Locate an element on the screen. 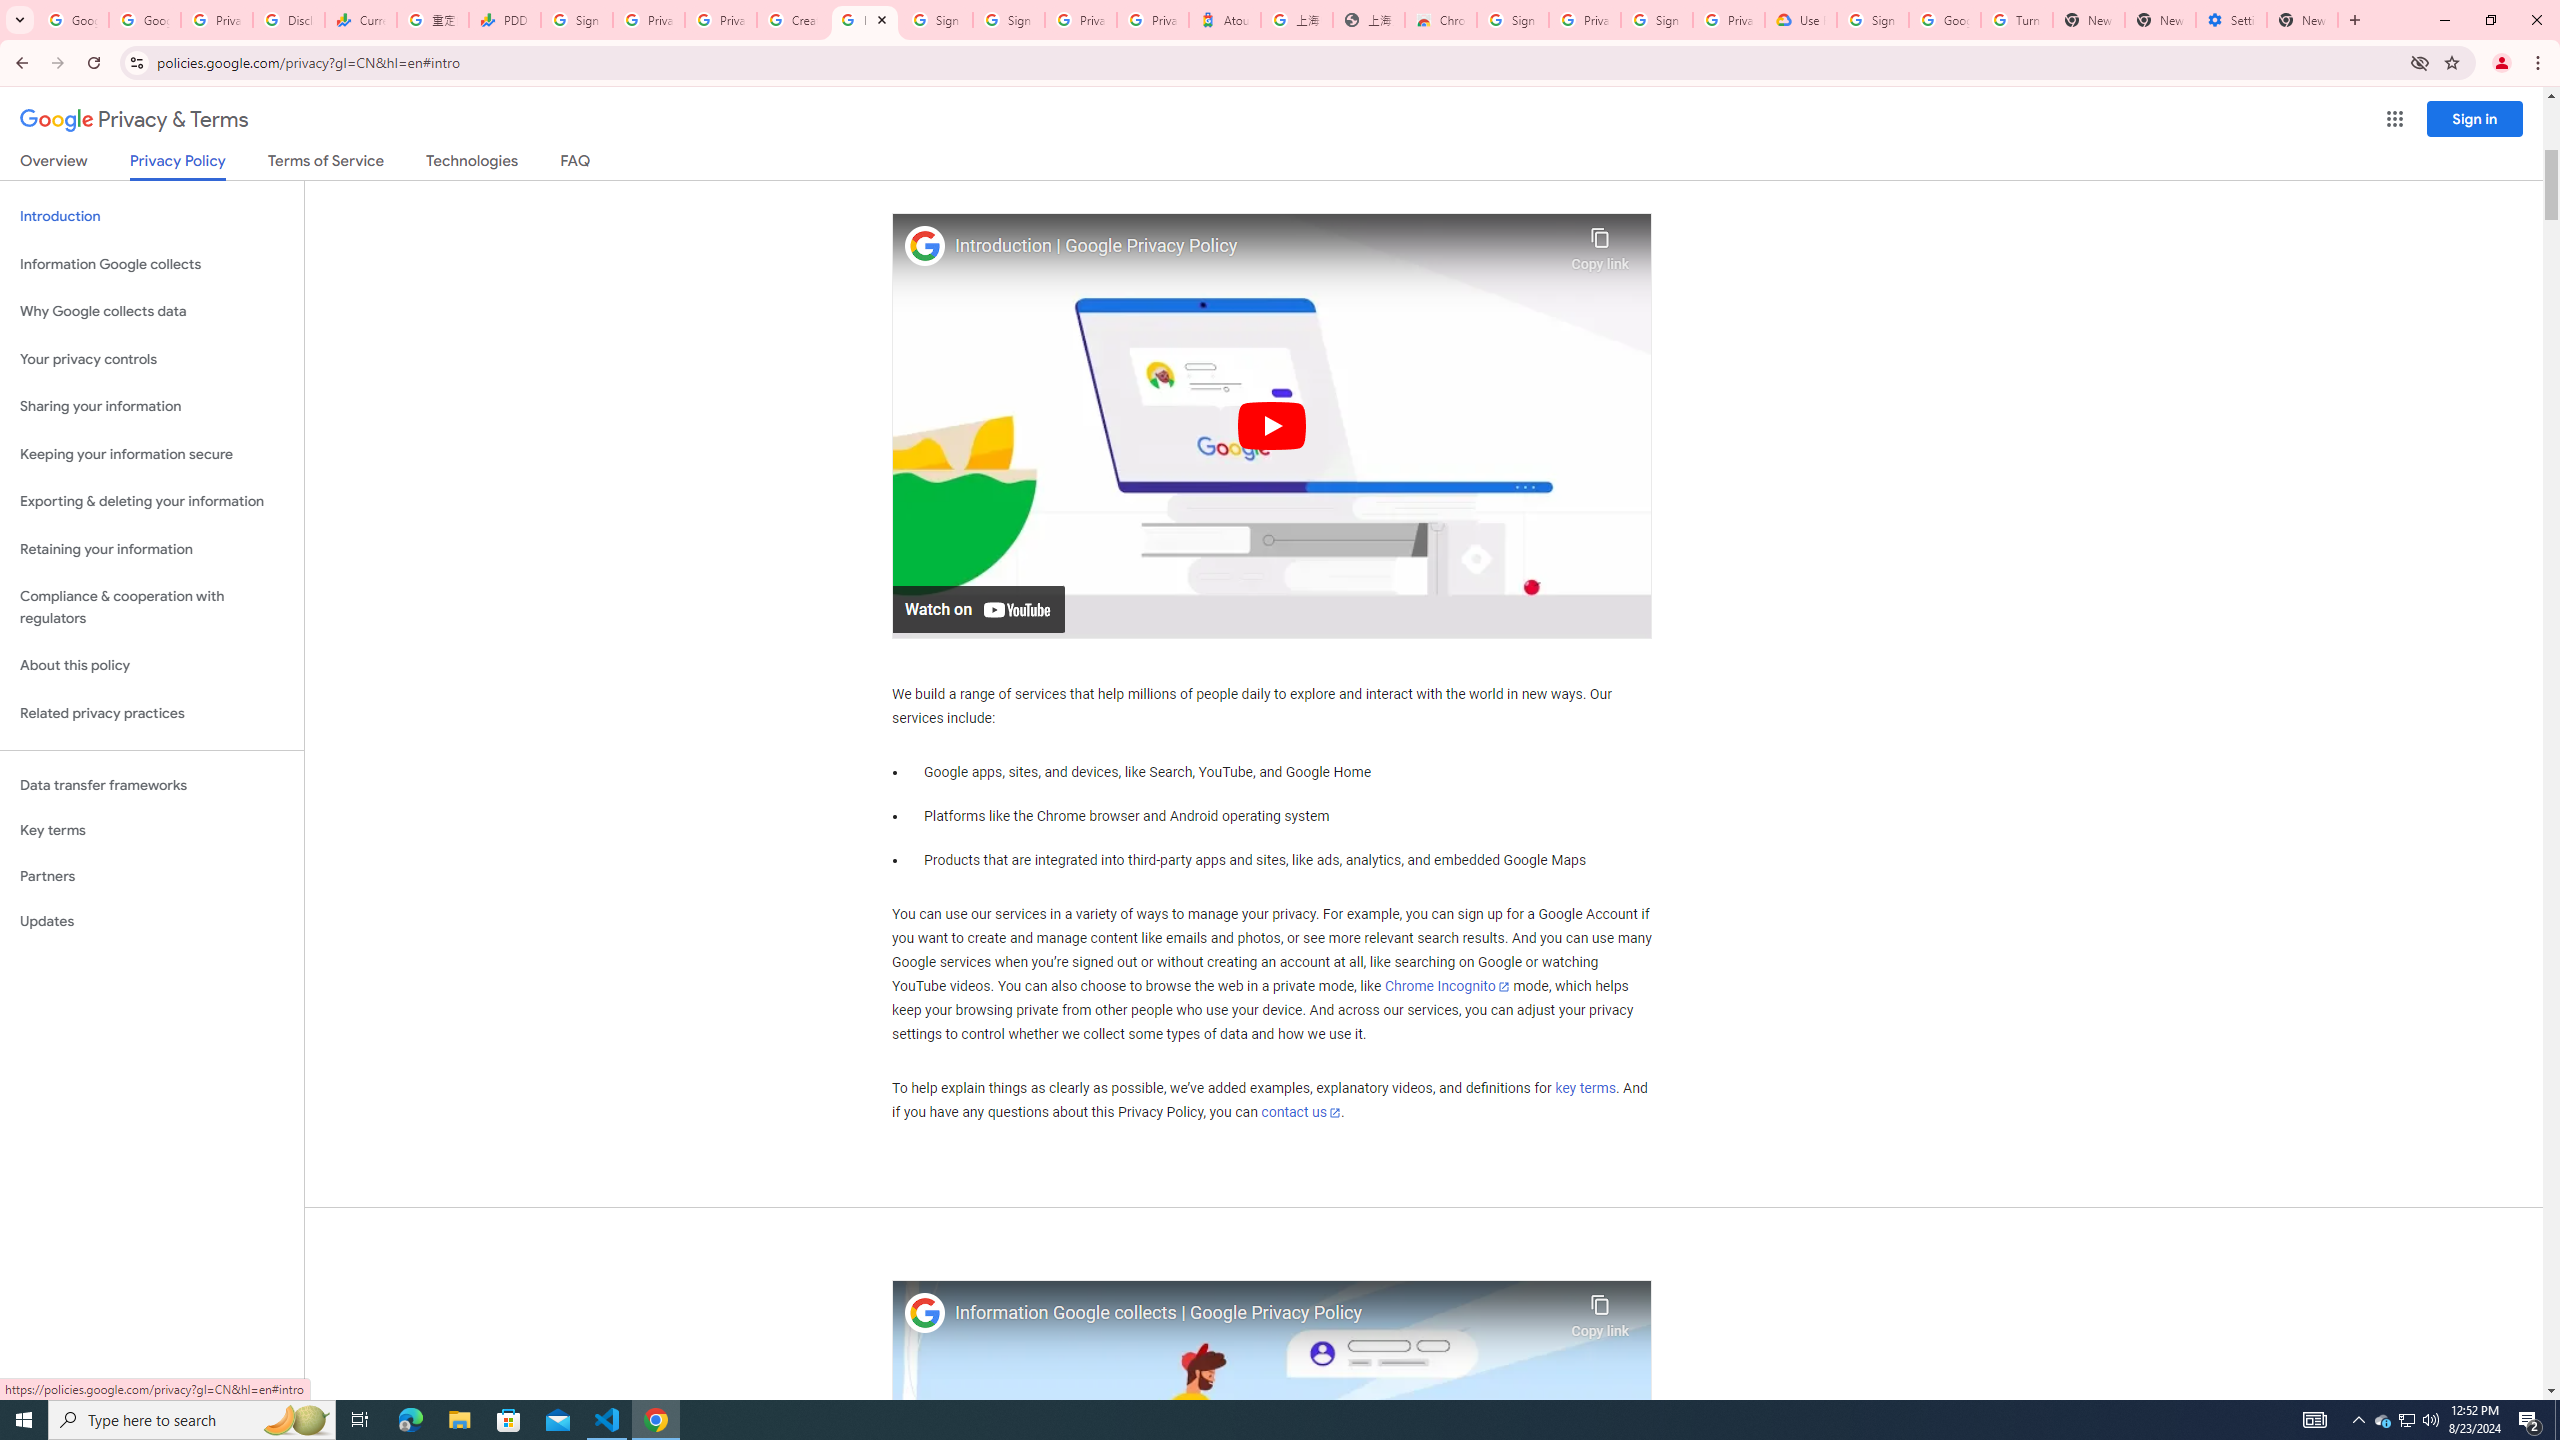 The width and height of the screenshot is (2560, 1440). 'Privacy Checkup' is located at coordinates (720, 19).